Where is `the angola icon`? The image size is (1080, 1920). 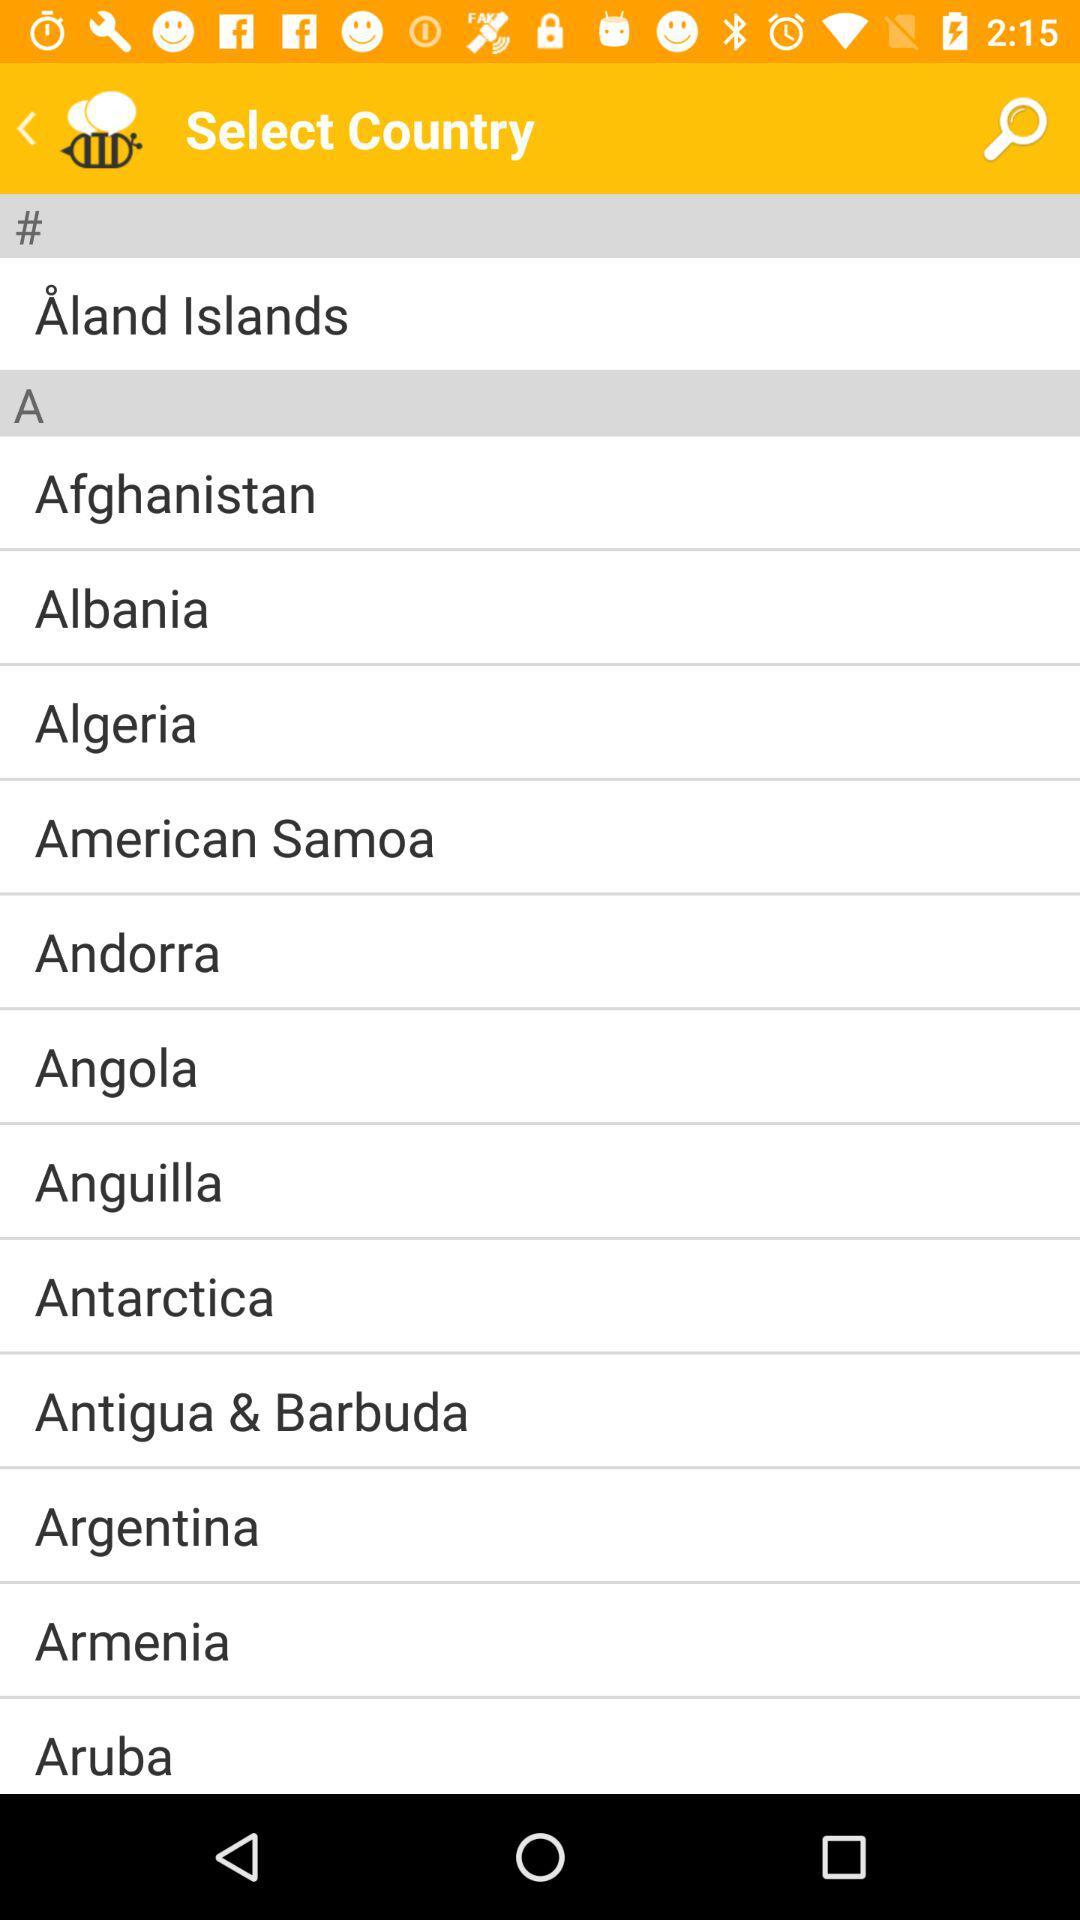
the angola icon is located at coordinates (116, 1065).